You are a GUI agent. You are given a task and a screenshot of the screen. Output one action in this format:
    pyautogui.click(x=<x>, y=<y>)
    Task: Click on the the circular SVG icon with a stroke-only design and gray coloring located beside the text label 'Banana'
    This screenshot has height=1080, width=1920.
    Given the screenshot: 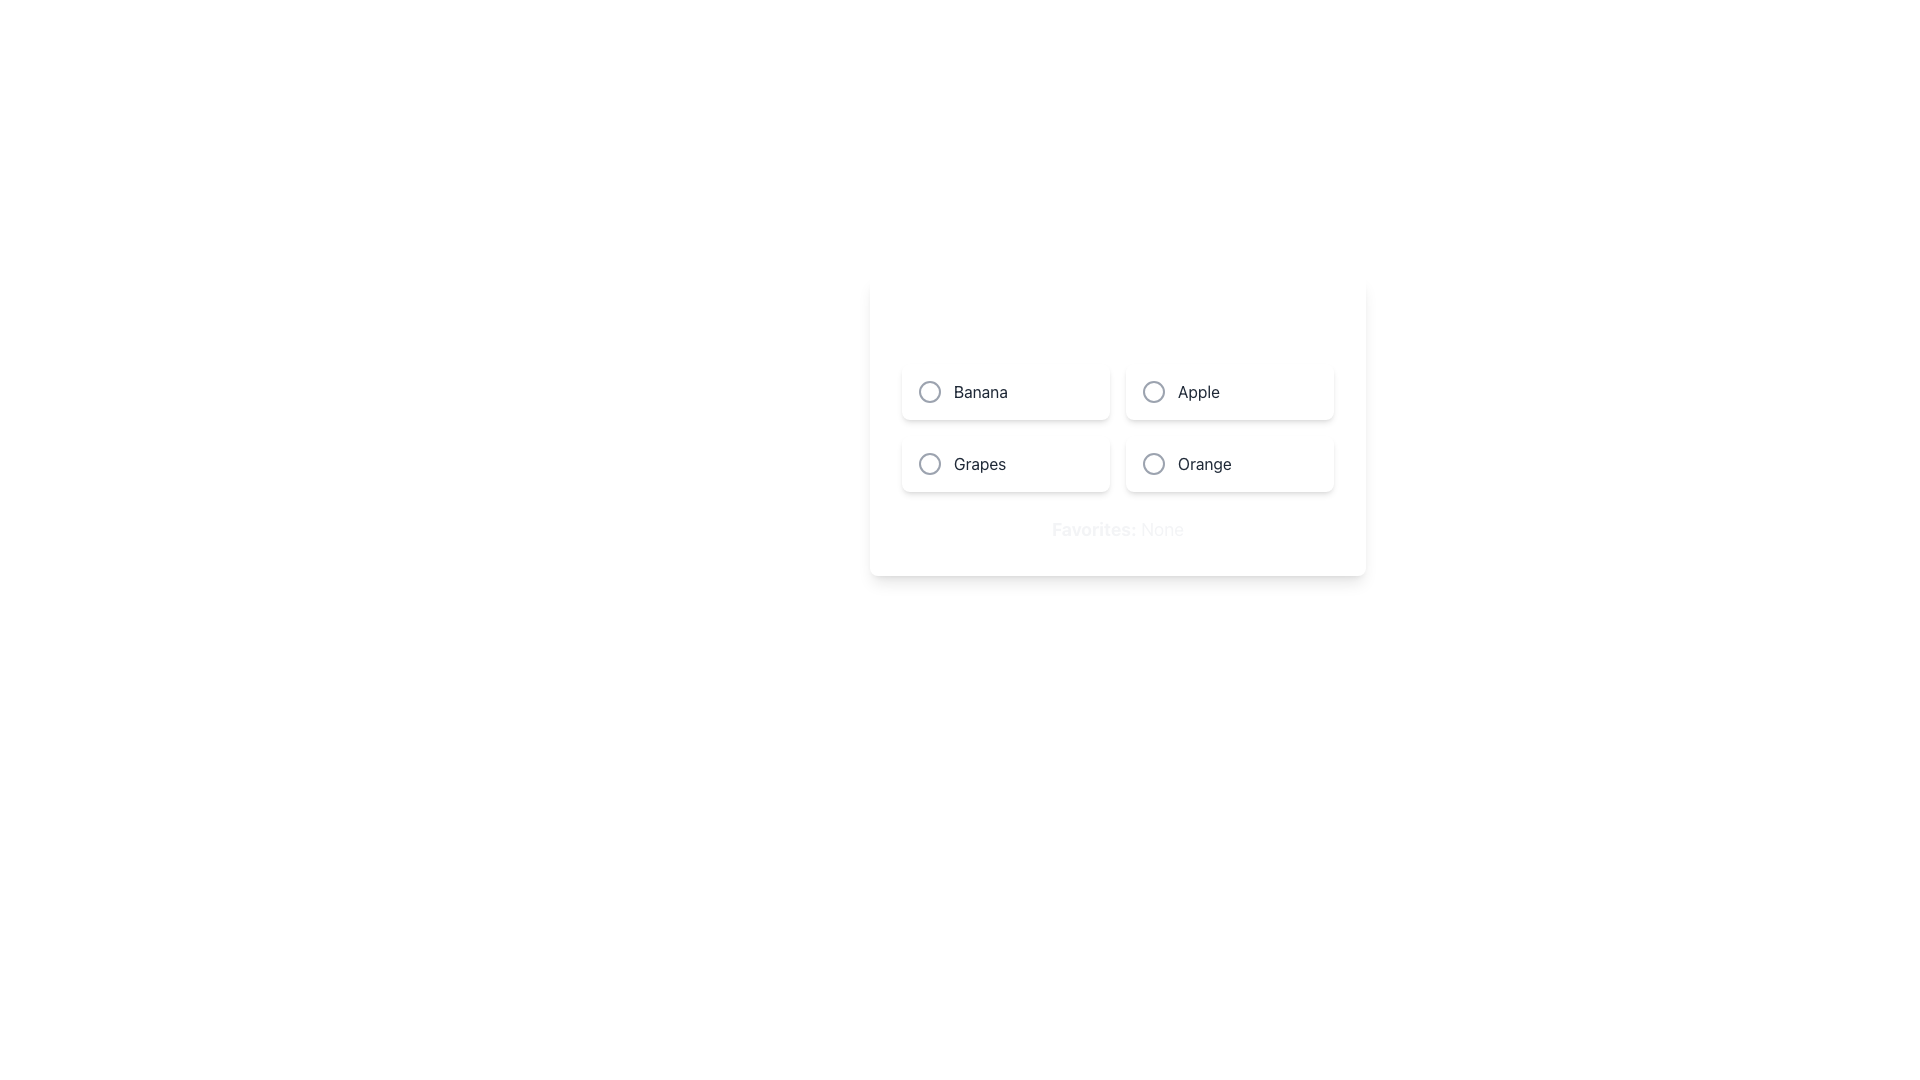 What is the action you would take?
    pyautogui.click(x=929, y=392)
    